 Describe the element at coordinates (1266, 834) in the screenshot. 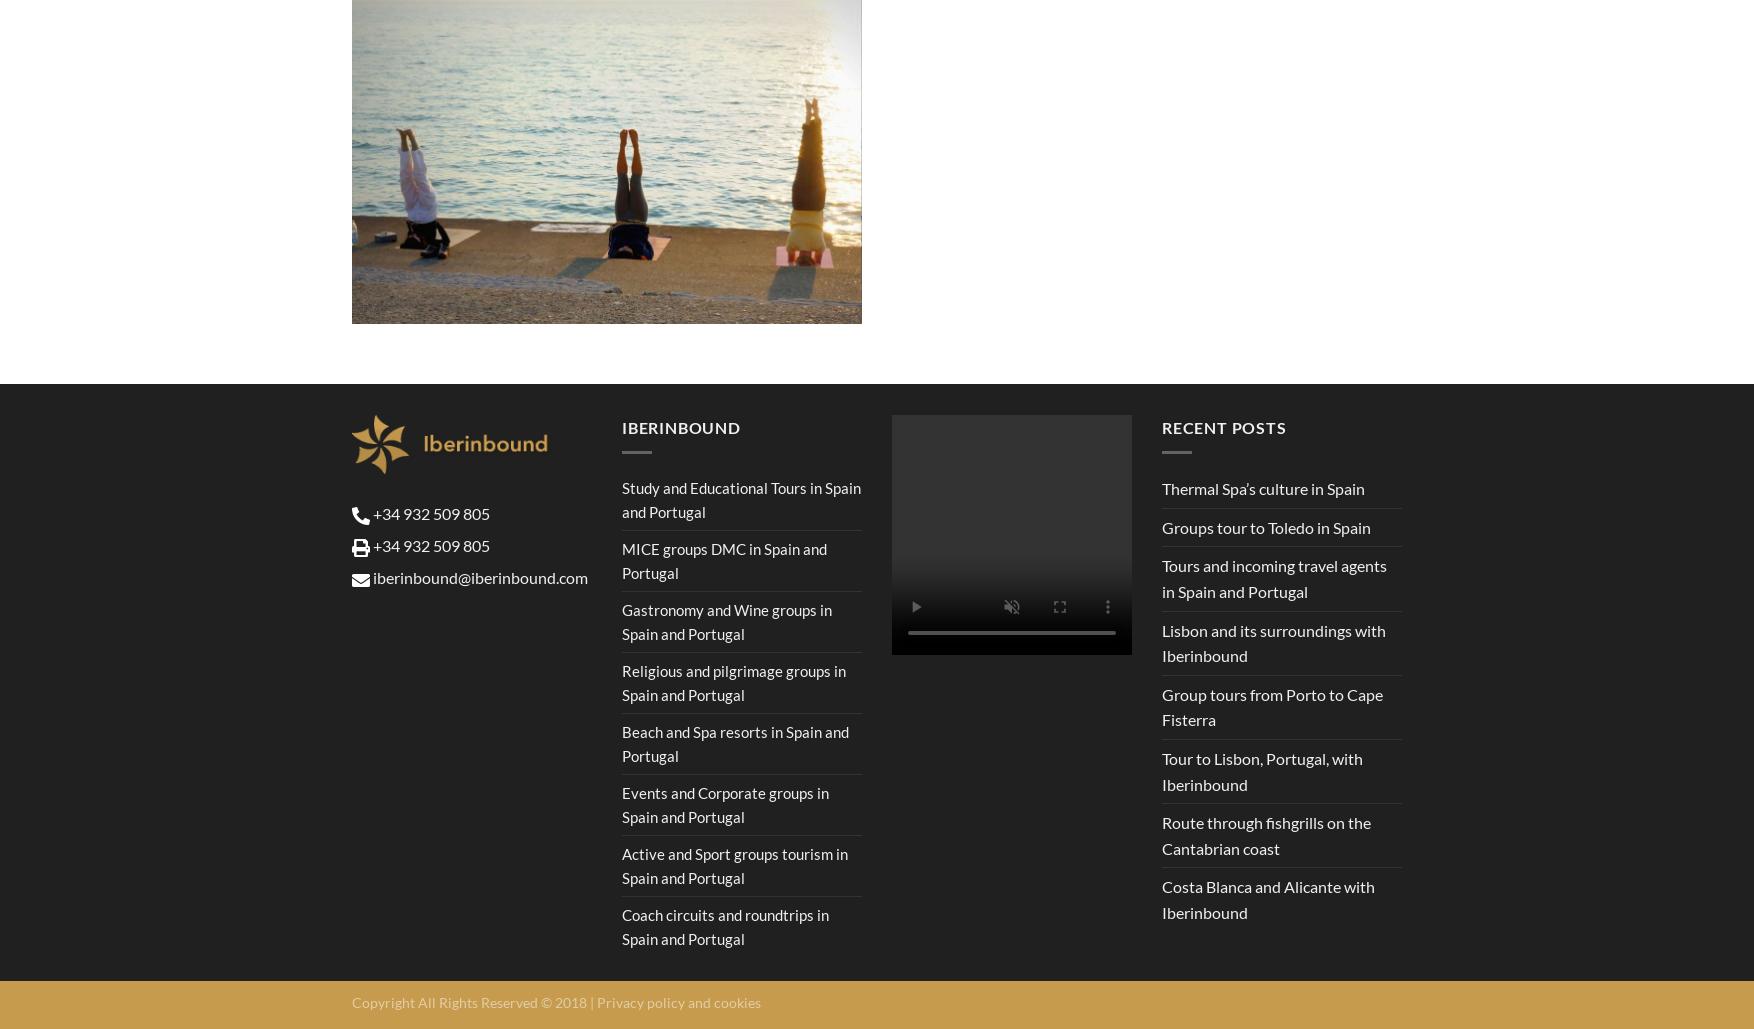

I see `'Route through fishgrills on the Cantabrian coast'` at that location.